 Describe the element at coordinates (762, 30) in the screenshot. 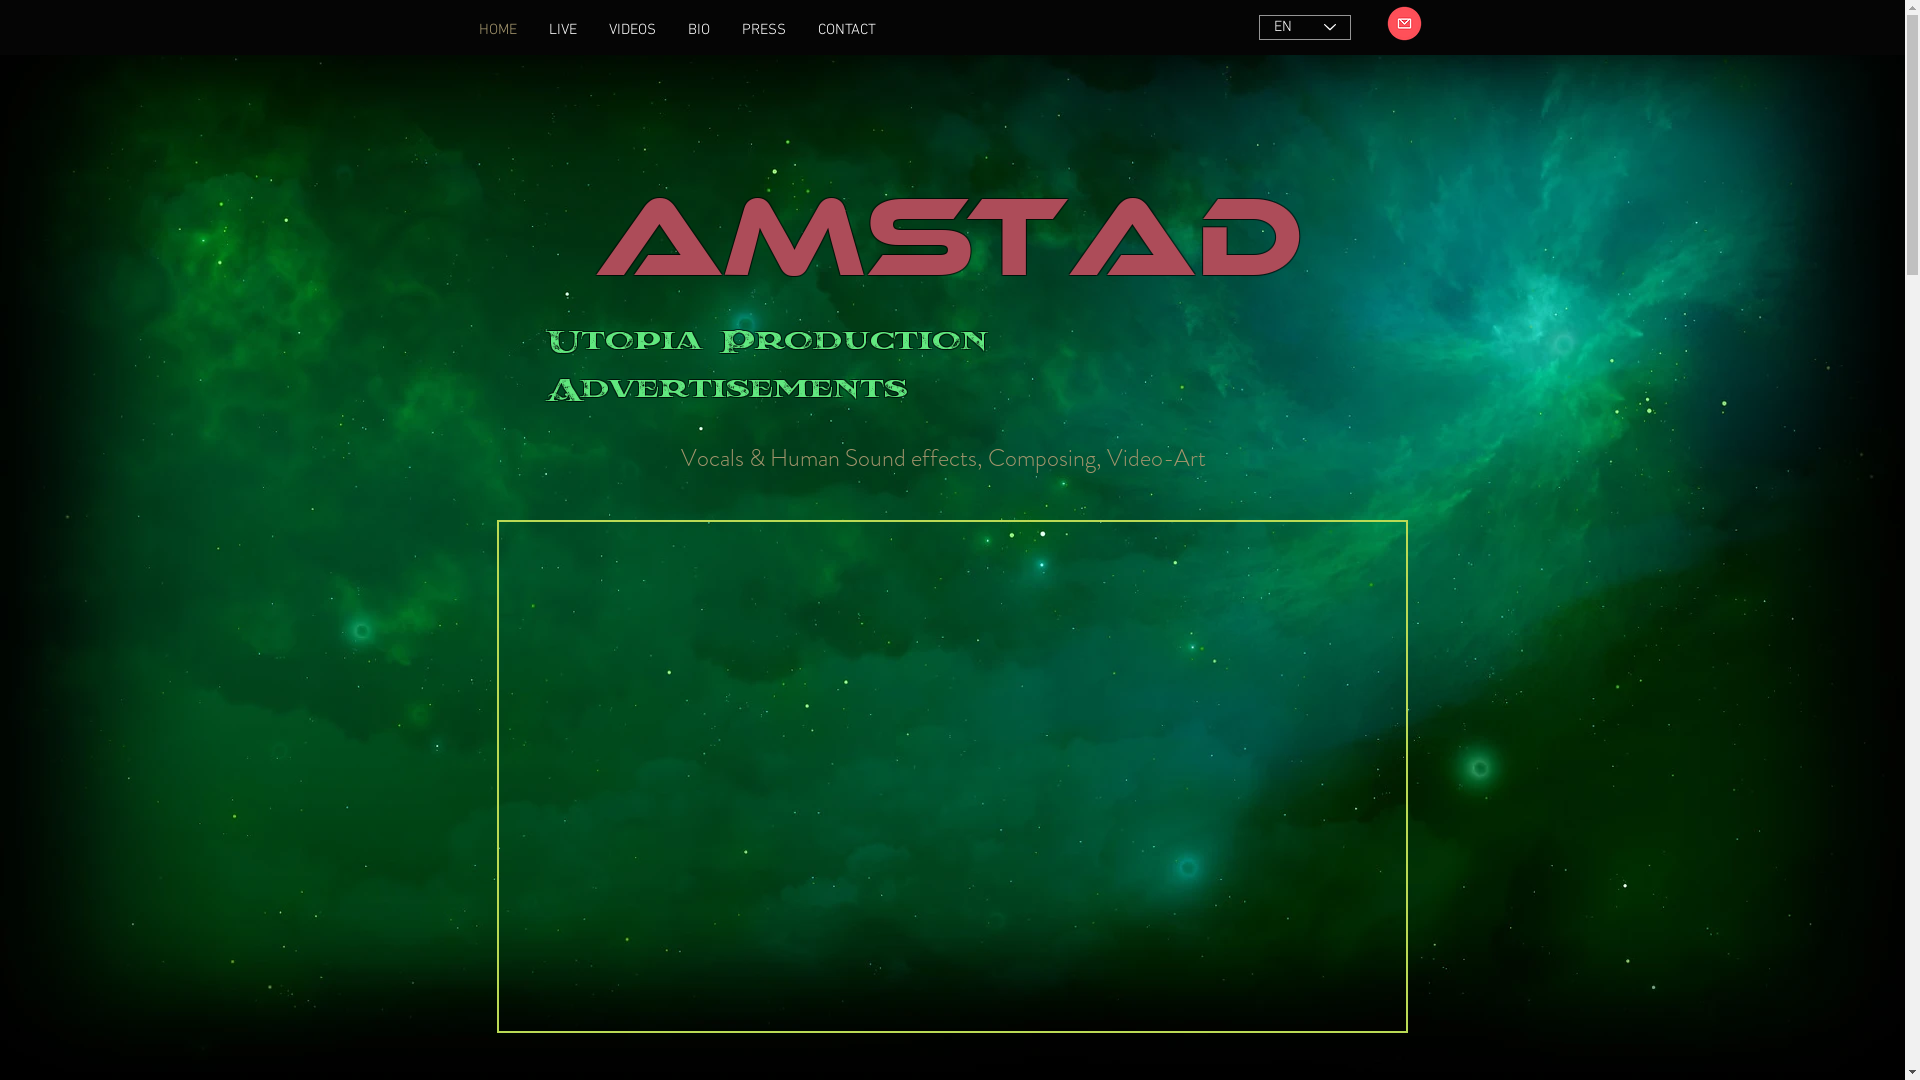

I see `'PRESS'` at that location.